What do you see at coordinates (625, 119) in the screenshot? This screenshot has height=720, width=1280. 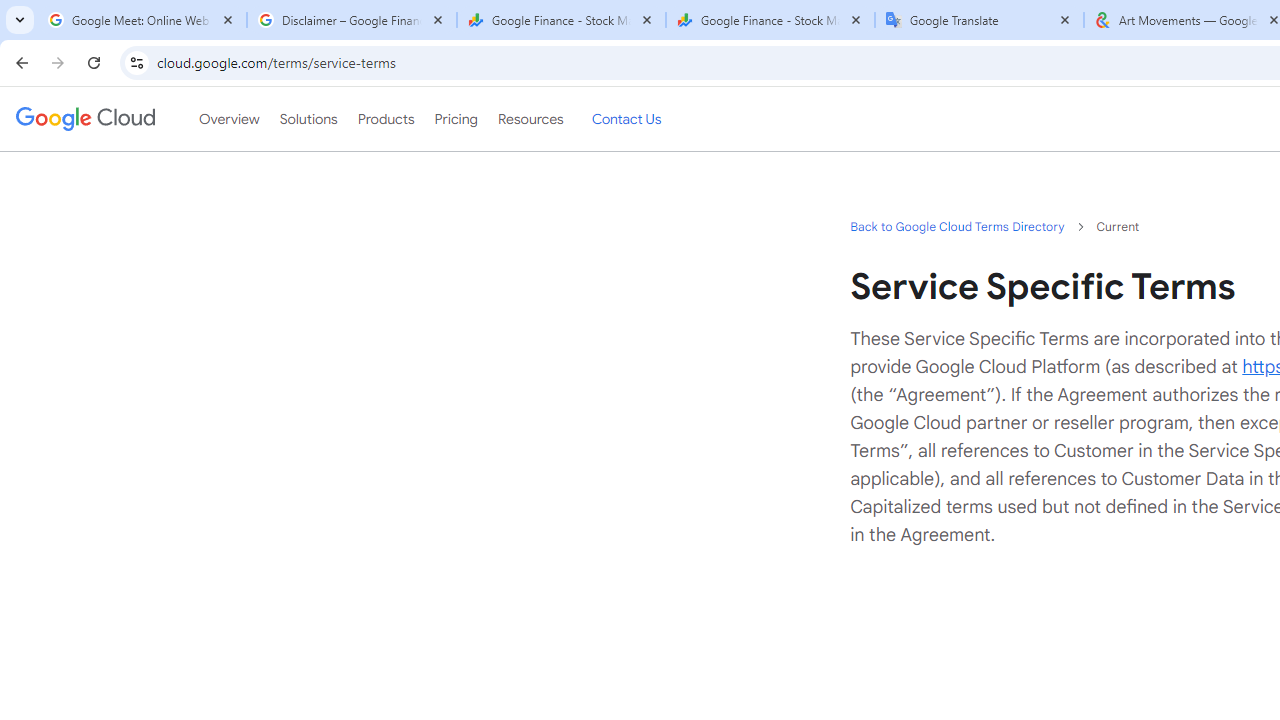 I see `'Contact Us'` at bounding box center [625, 119].